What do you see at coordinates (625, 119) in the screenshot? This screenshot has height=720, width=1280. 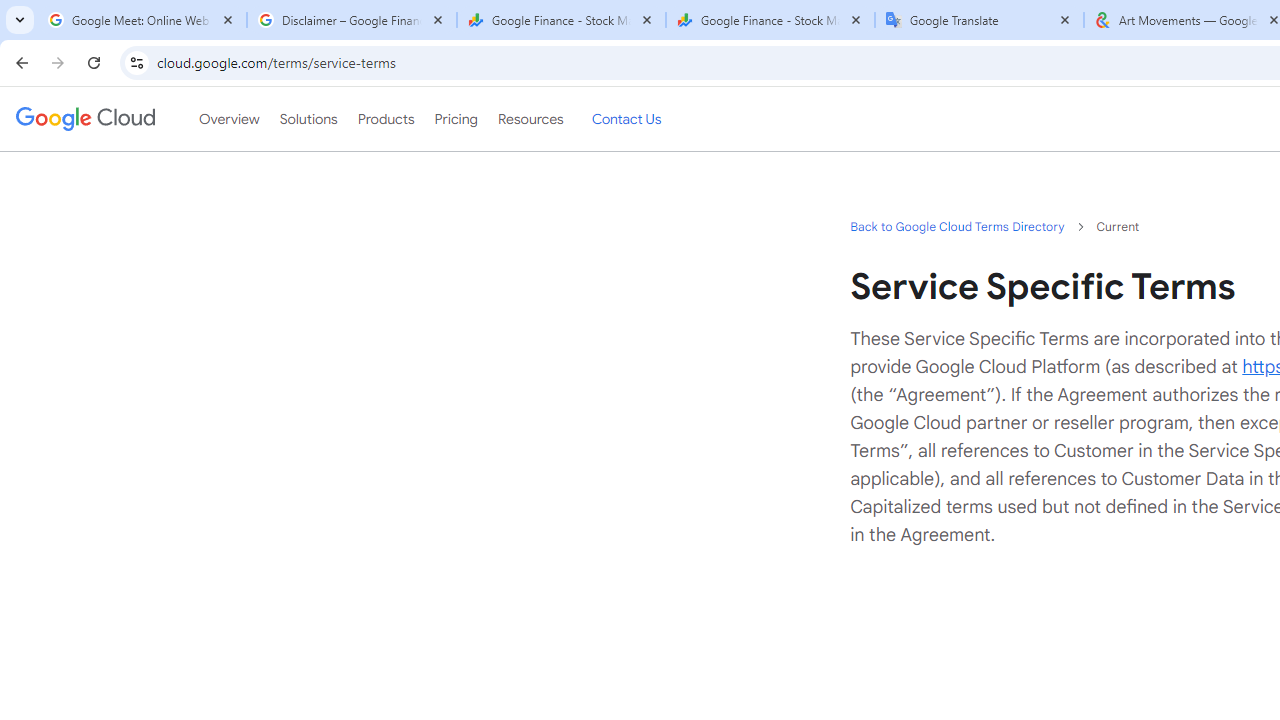 I see `'Contact Us'` at bounding box center [625, 119].